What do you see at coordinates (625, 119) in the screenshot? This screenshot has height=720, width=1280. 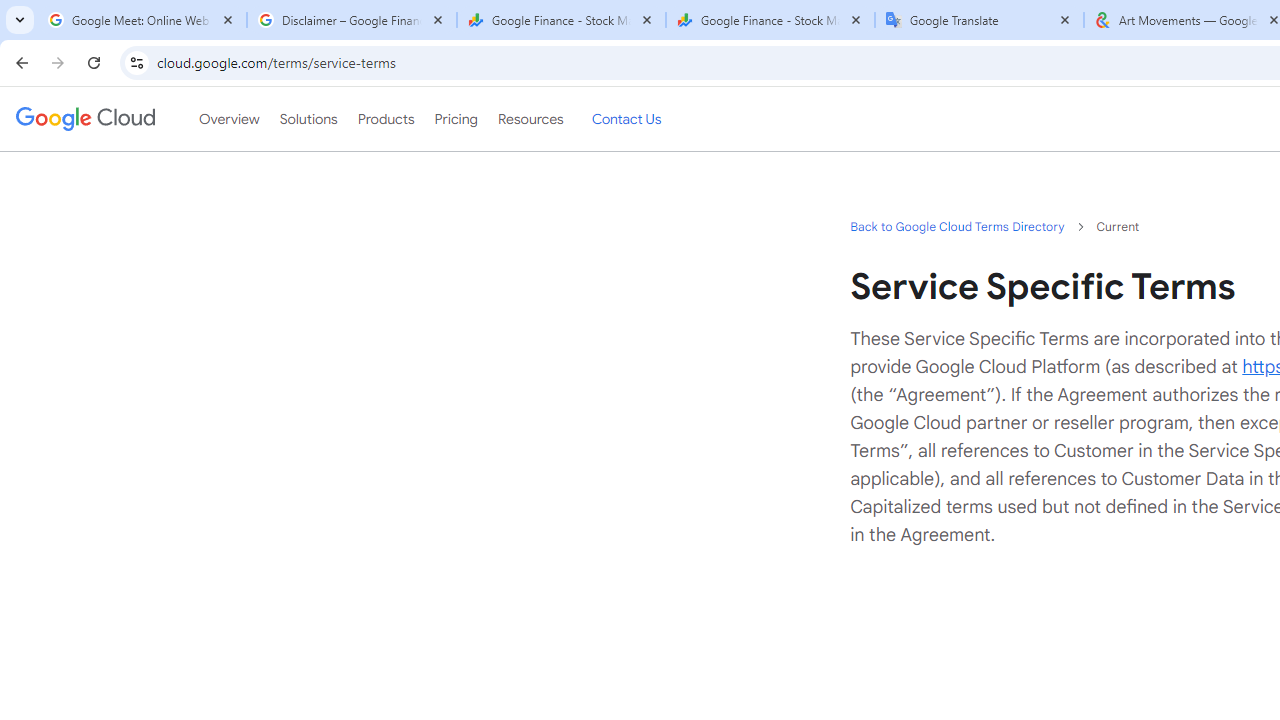 I see `'Contact Us'` at bounding box center [625, 119].